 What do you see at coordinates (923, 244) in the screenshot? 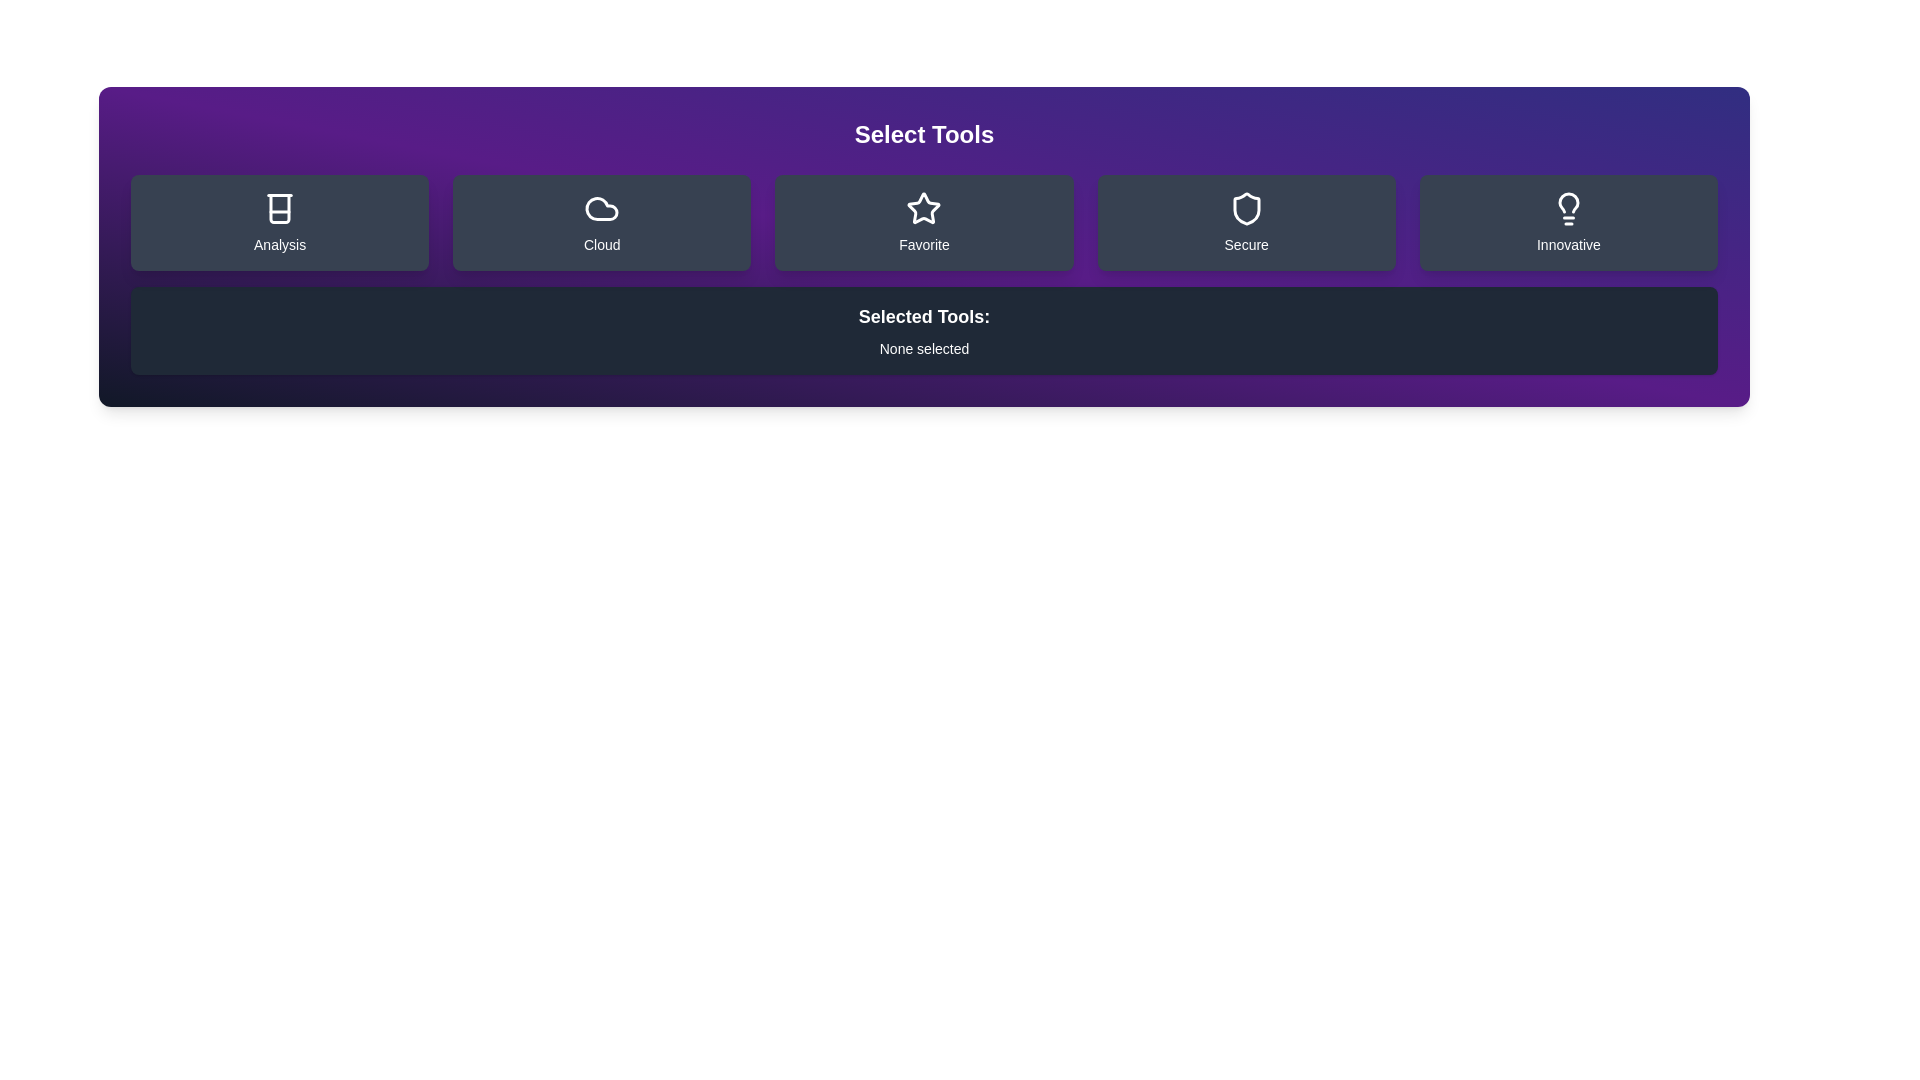
I see `the 'Favorite' text label, which is displayed in white on a dark gray background and is located at the bottom of a card containing a star icon` at bounding box center [923, 244].